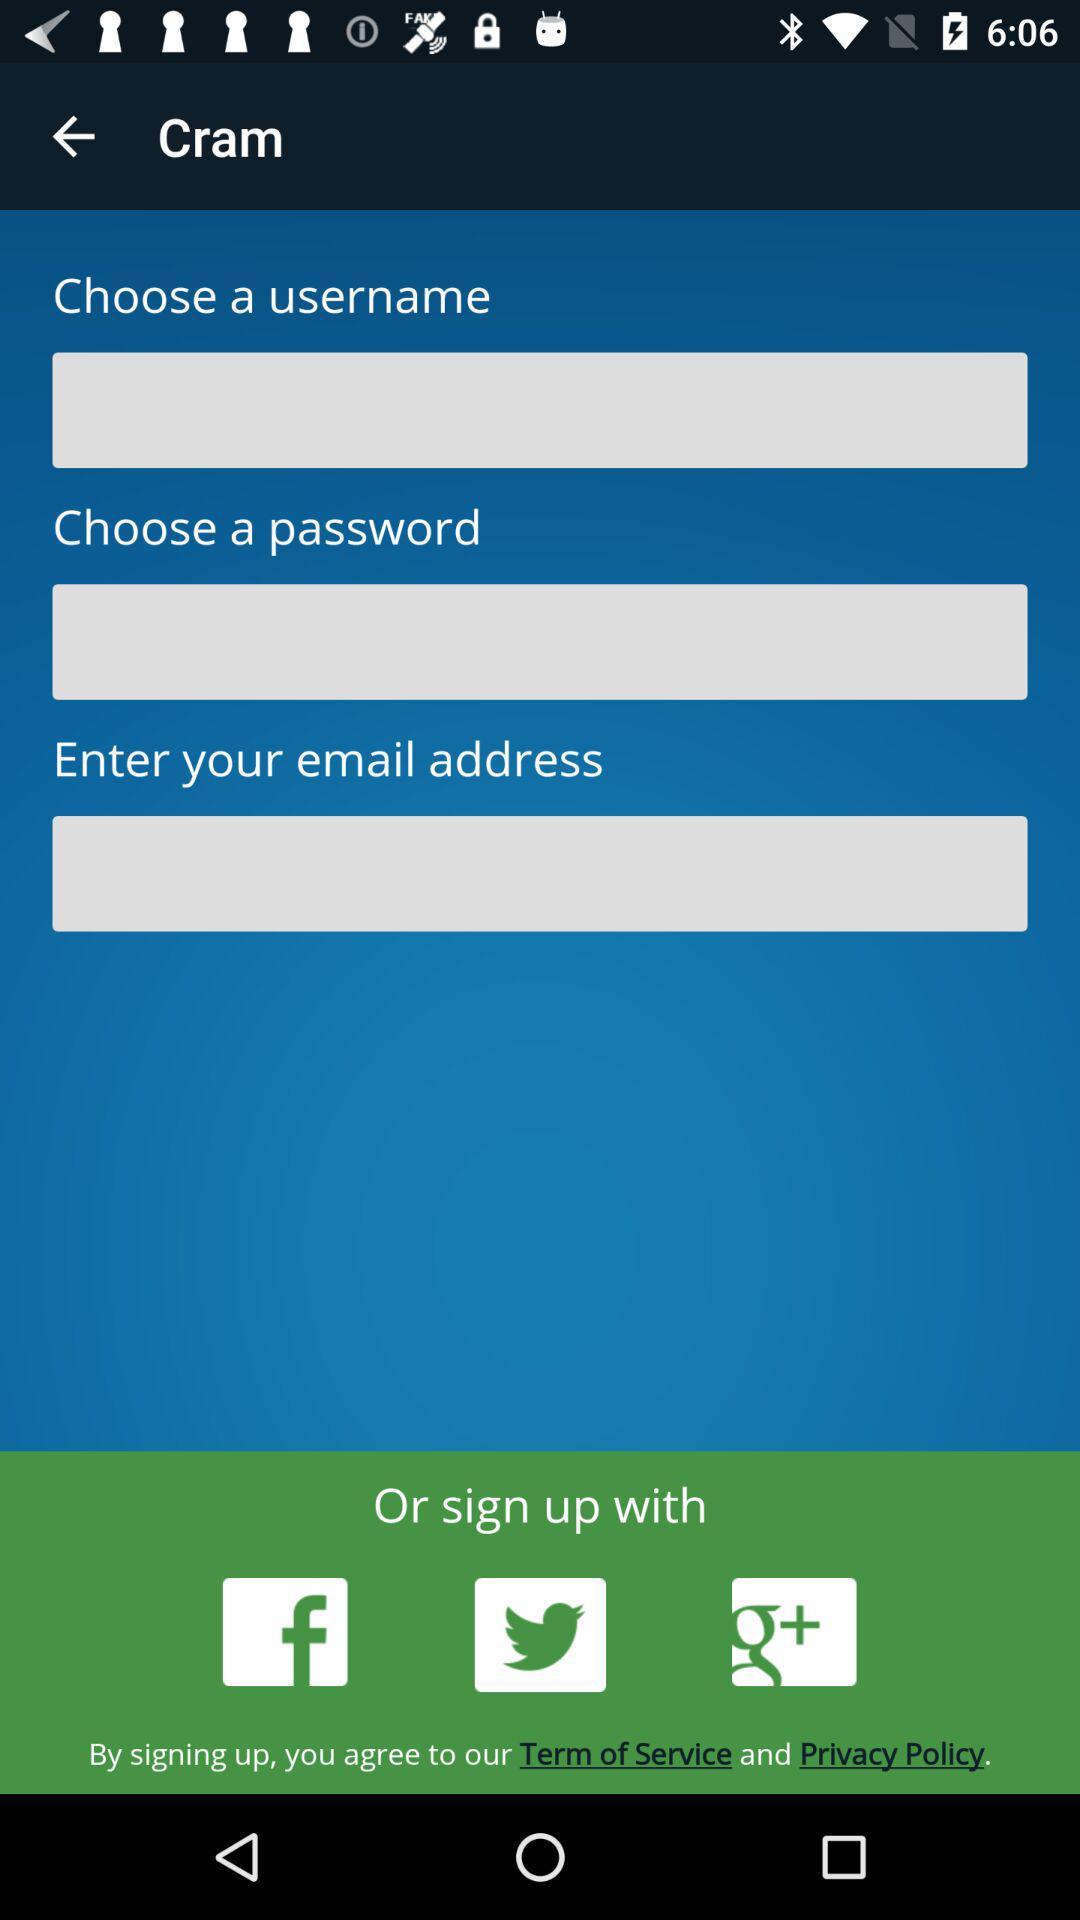 The image size is (1080, 1920). What do you see at coordinates (285, 1632) in the screenshot?
I see `the facebook icon` at bounding box center [285, 1632].